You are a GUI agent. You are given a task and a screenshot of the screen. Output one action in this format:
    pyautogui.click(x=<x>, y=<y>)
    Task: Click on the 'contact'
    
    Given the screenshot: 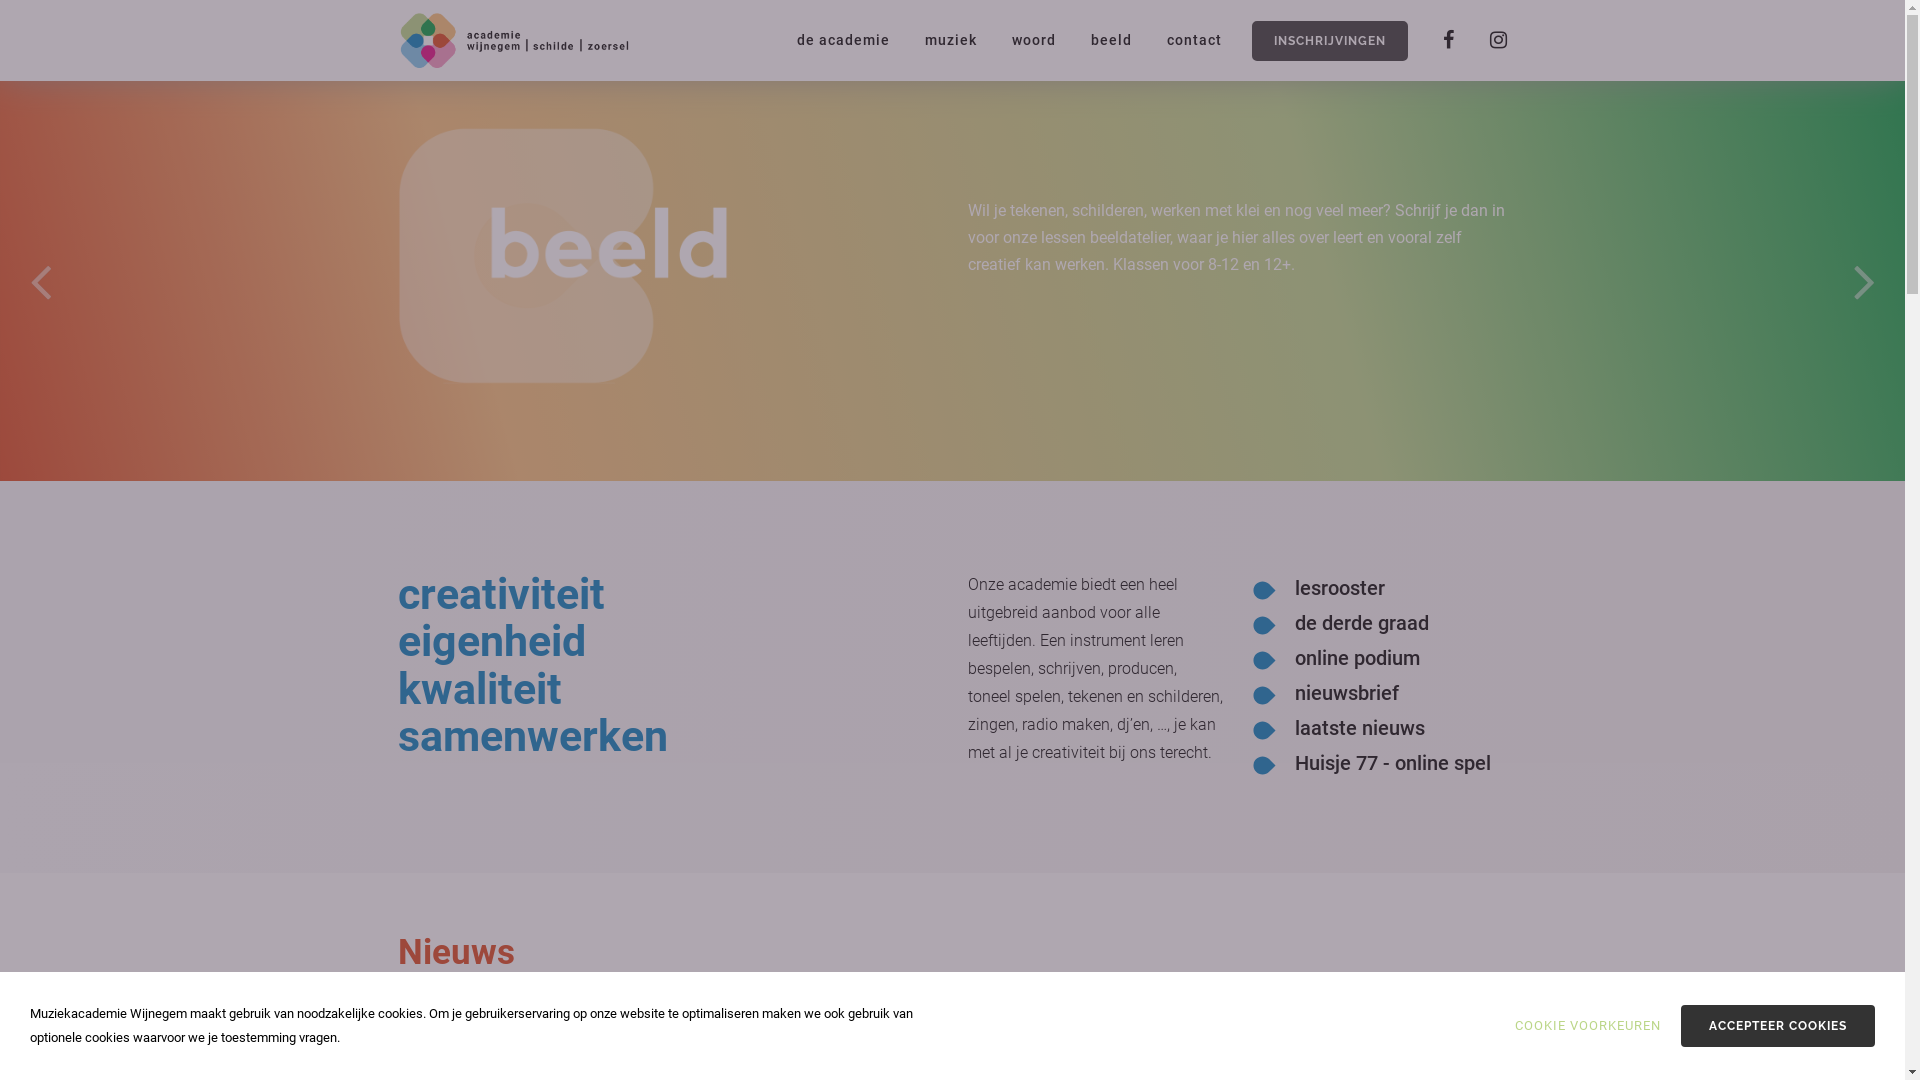 What is the action you would take?
    pyautogui.click(x=1176, y=35)
    